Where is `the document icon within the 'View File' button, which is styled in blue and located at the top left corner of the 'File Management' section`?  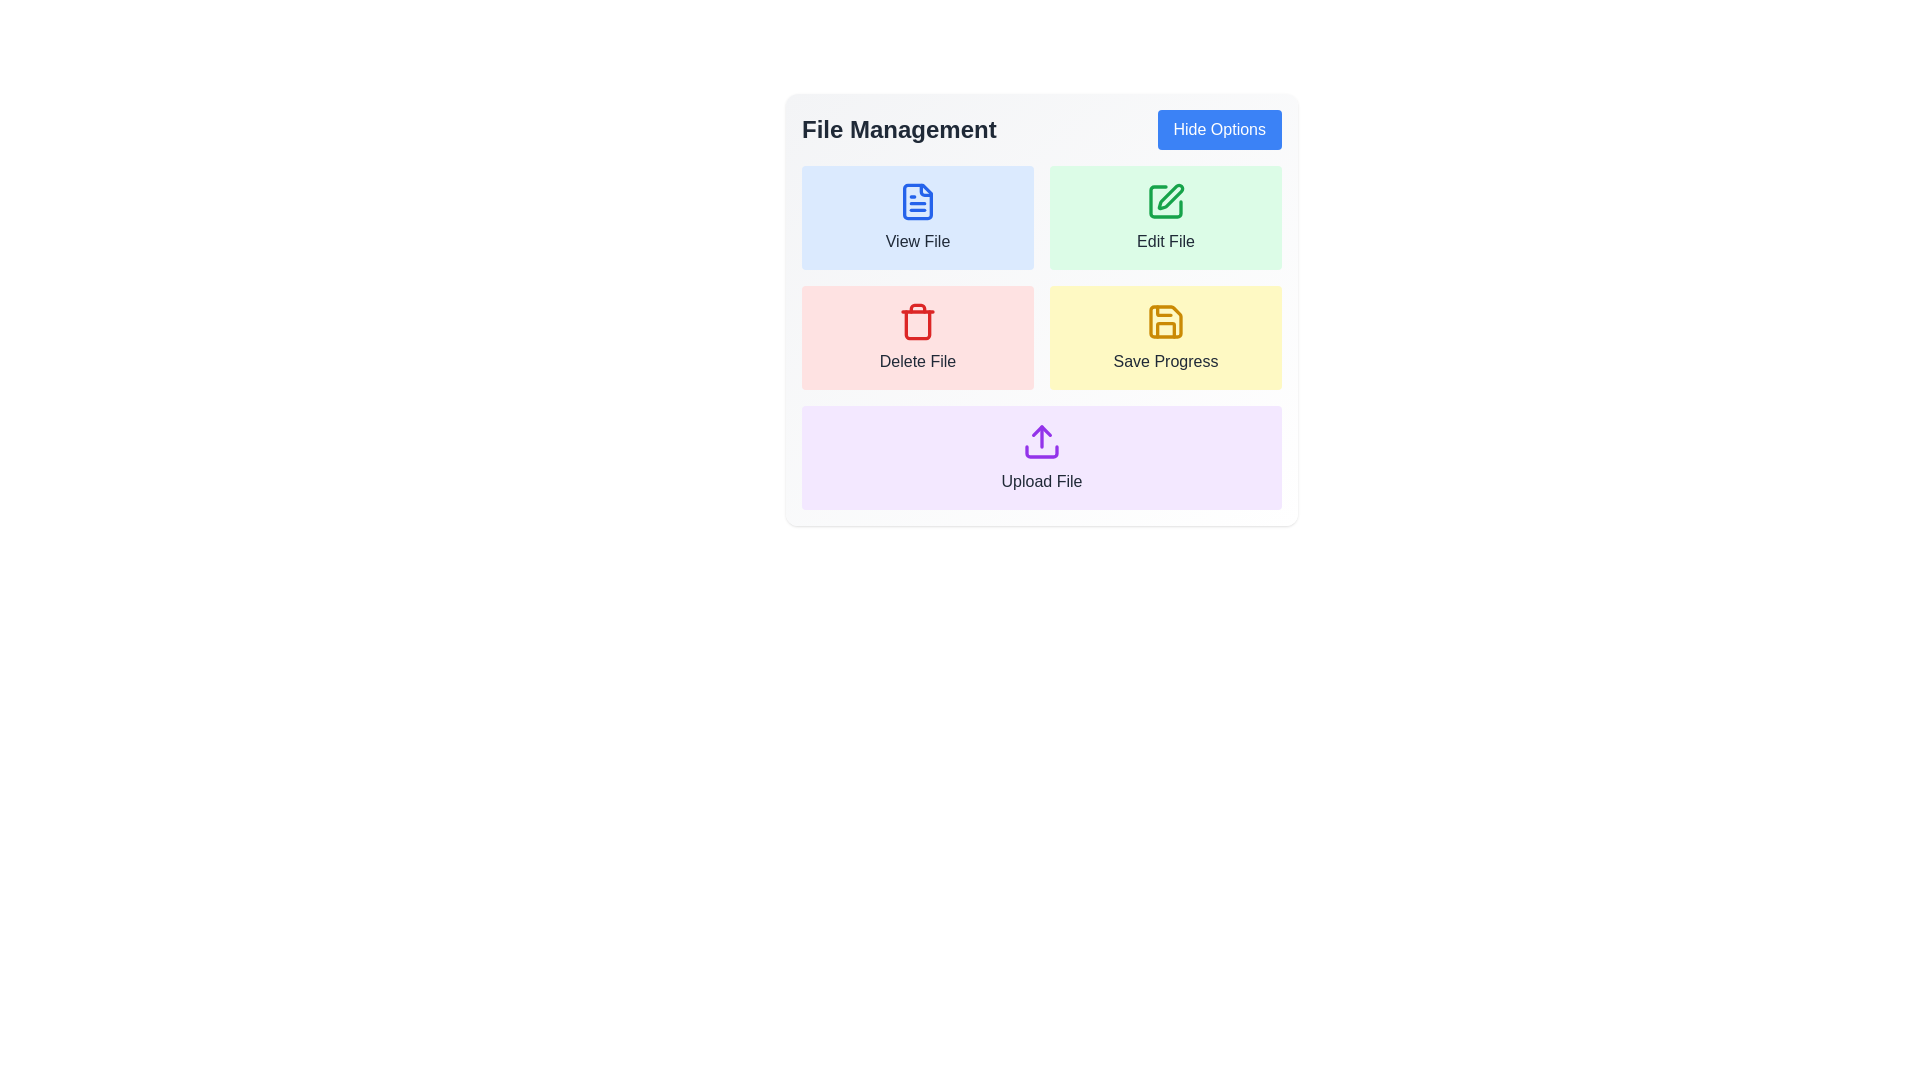 the document icon within the 'View File' button, which is styled in blue and located at the top left corner of the 'File Management' section is located at coordinates (916, 201).